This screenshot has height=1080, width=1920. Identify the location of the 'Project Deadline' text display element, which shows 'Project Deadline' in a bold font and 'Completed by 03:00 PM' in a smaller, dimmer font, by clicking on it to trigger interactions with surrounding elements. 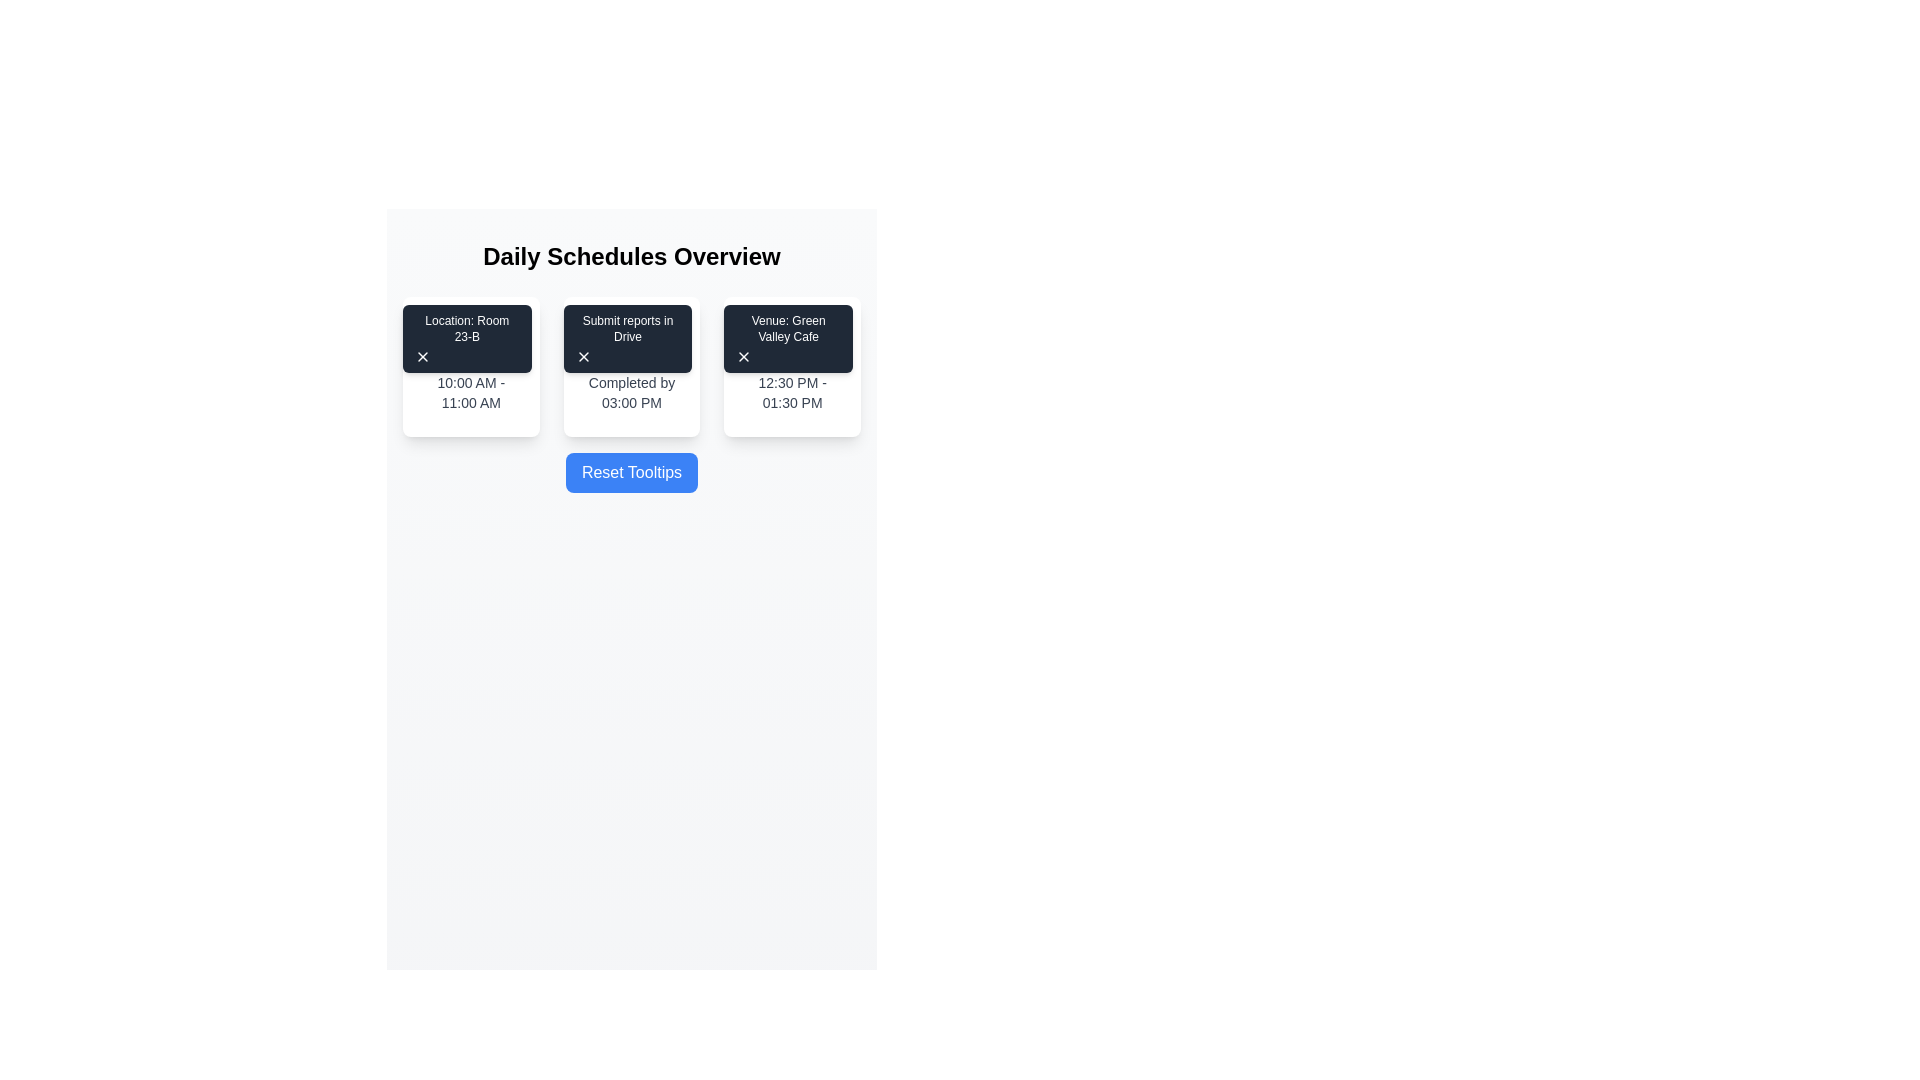
(631, 366).